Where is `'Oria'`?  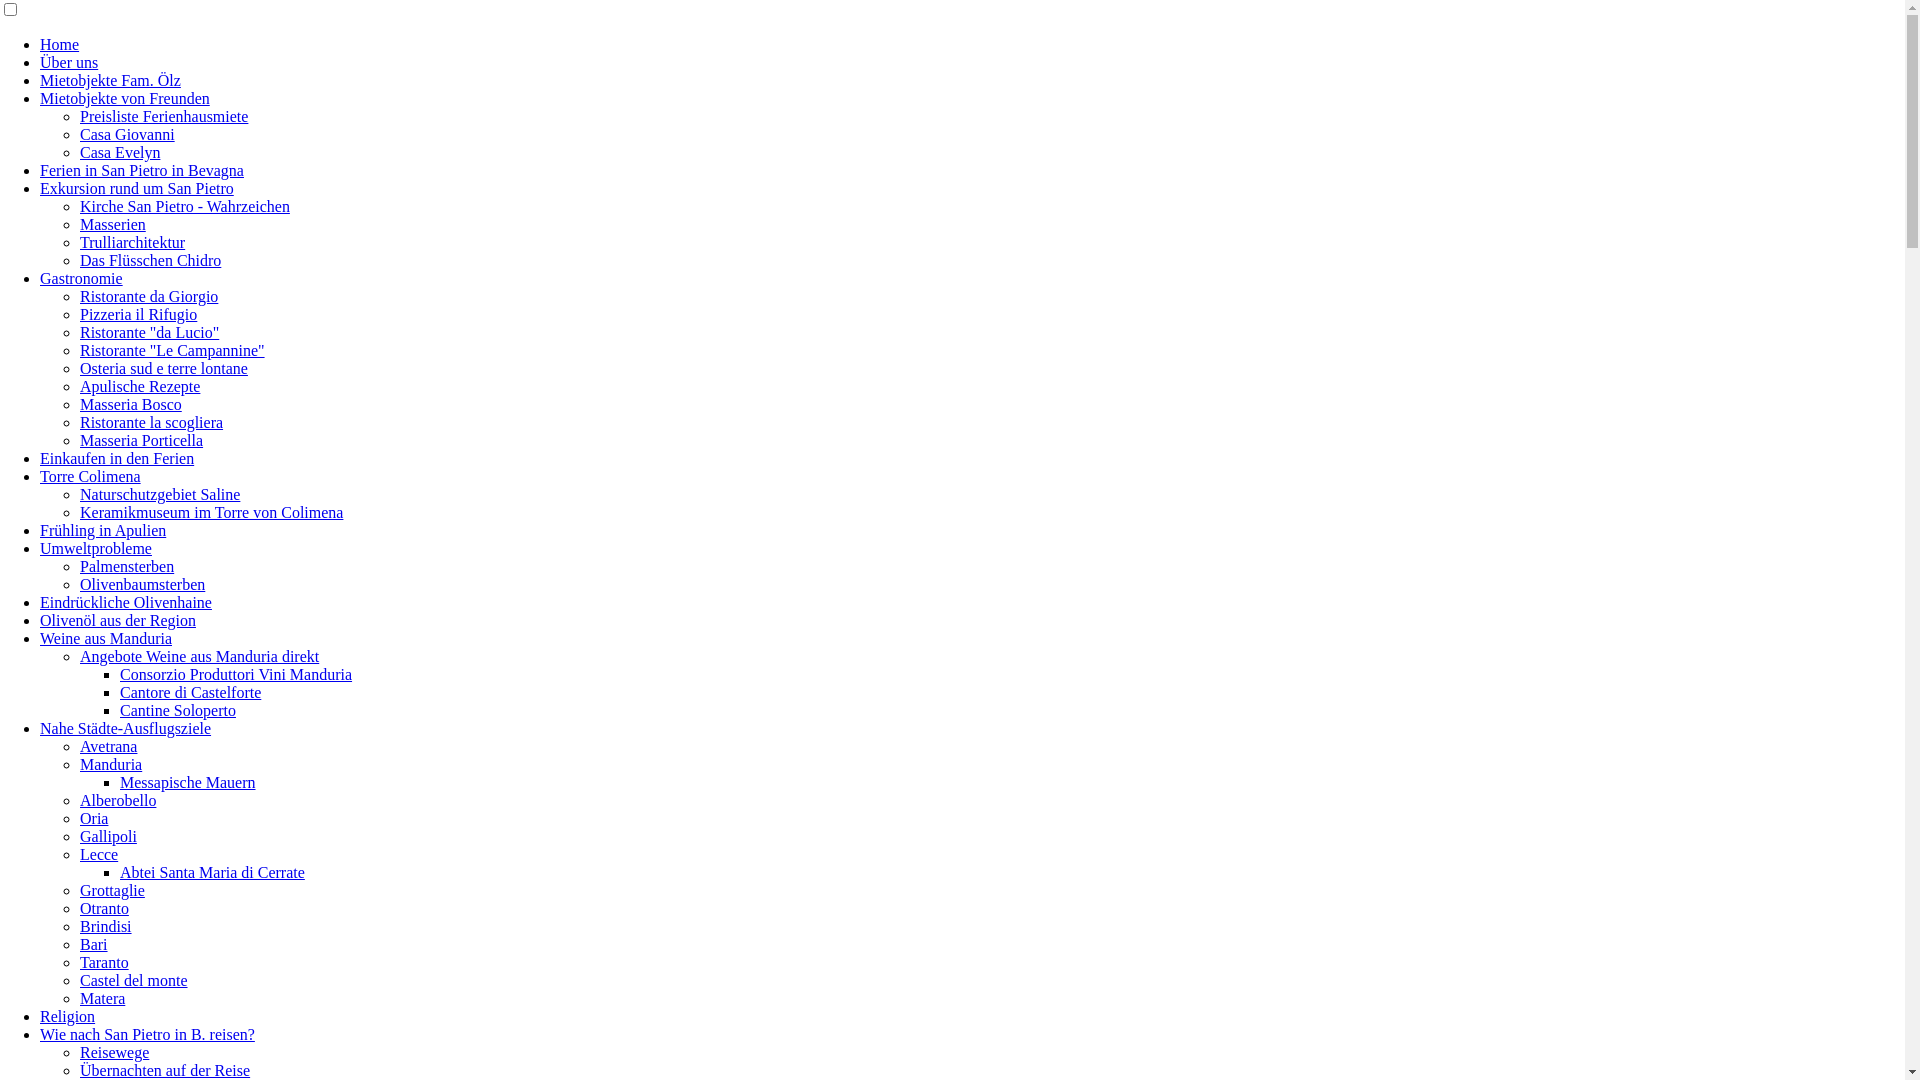
'Oria' is located at coordinates (80, 818).